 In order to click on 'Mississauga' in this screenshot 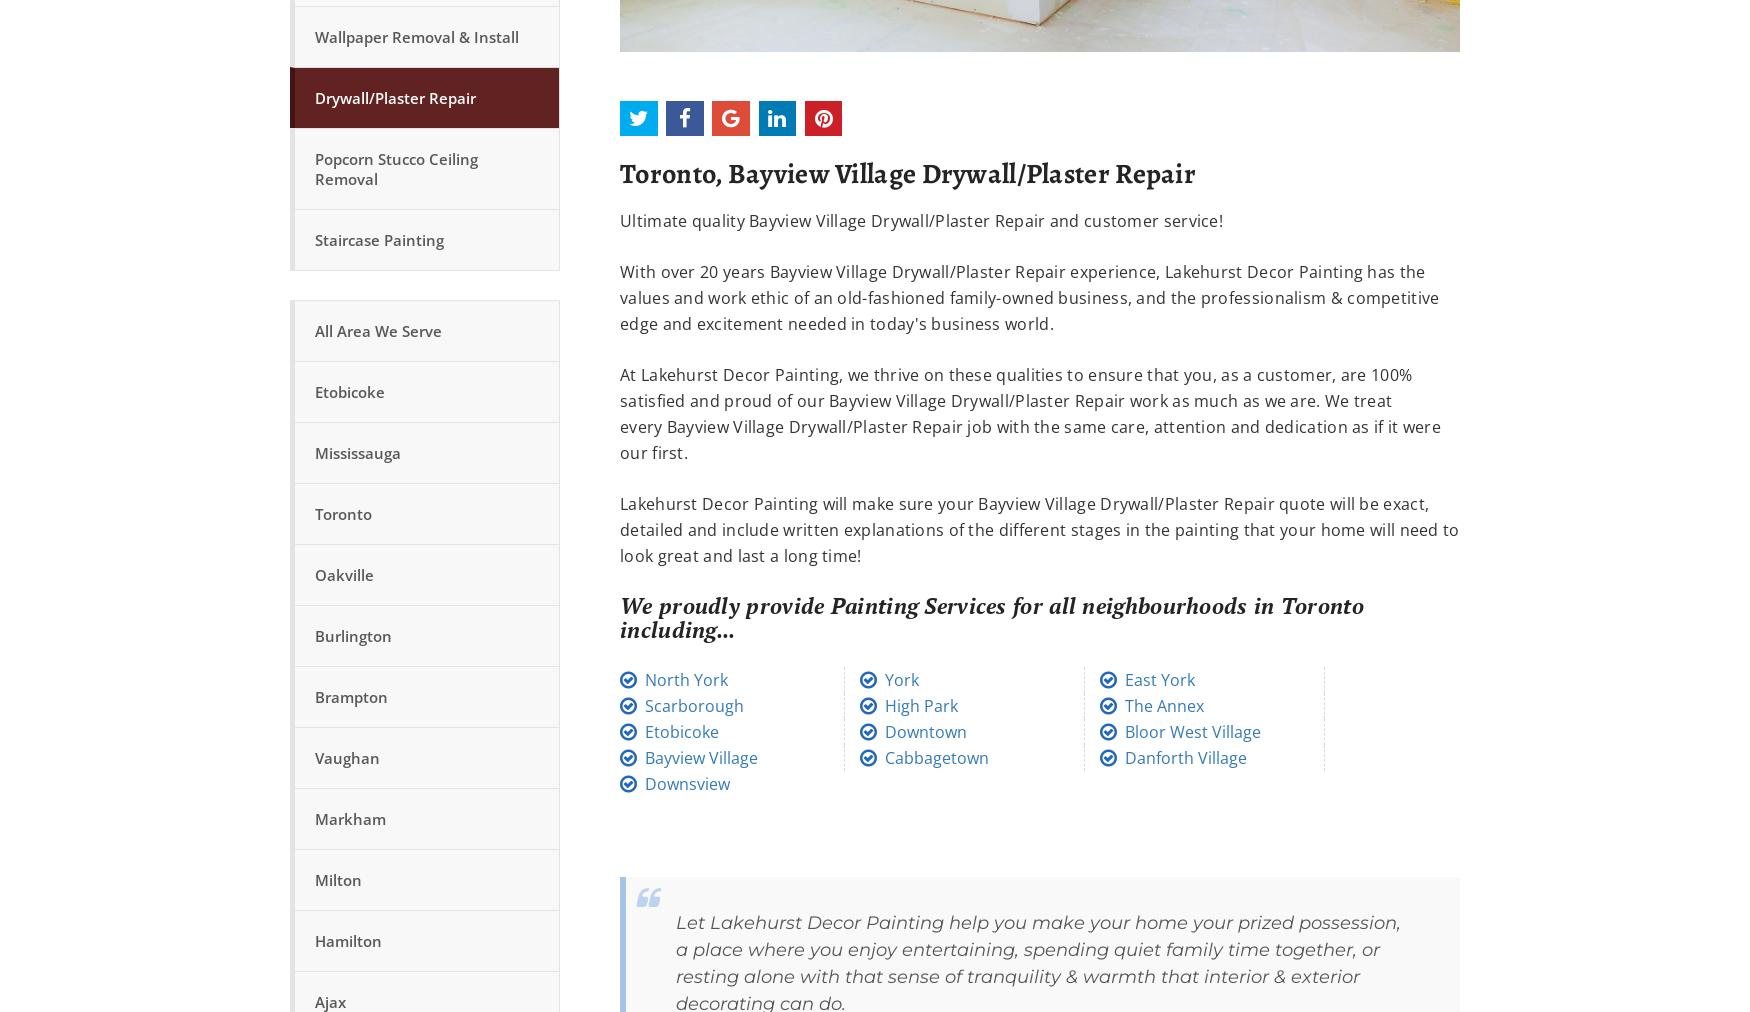, I will do `click(358, 452)`.